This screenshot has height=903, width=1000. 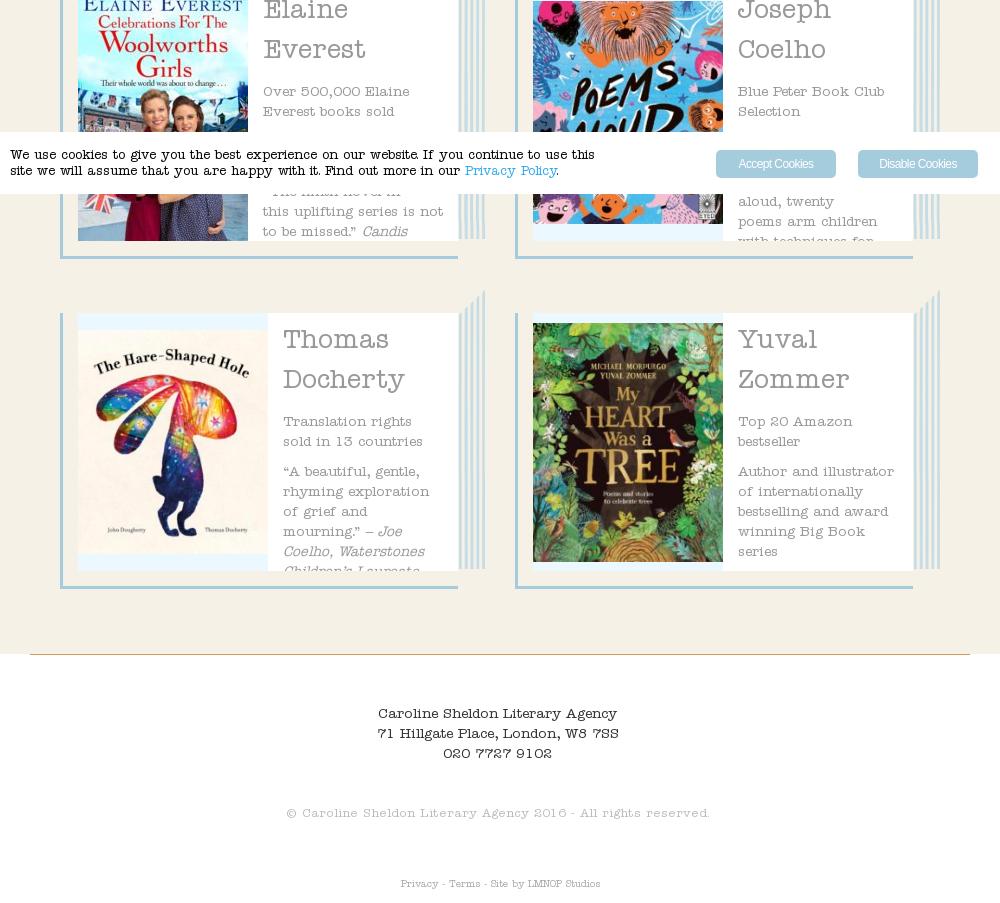 I want to click on 'Top 20 Amazon bestseller', so click(x=737, y=431).